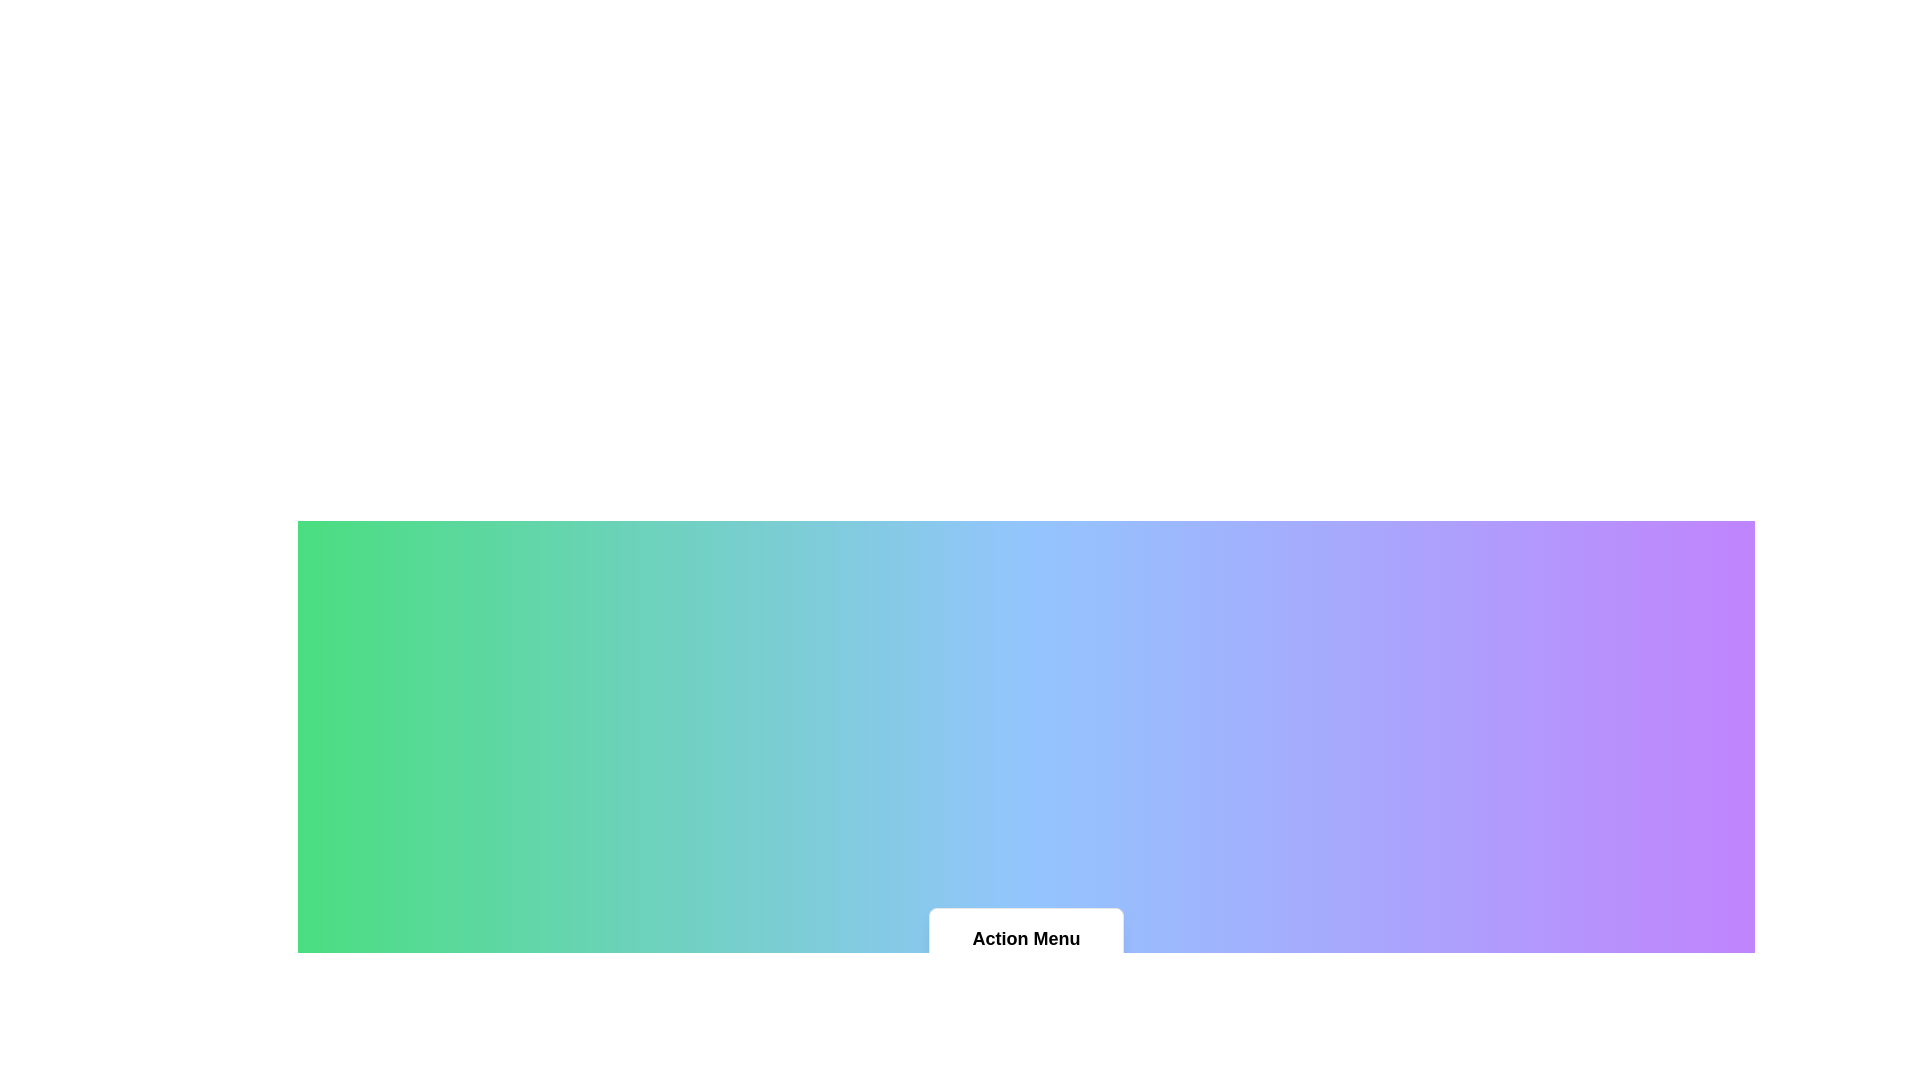 The image size is (1920, 1080). Describe the element at coordinates (1026, 983) in the screenshot. I see `the menu item Home to highlight it` at that location.